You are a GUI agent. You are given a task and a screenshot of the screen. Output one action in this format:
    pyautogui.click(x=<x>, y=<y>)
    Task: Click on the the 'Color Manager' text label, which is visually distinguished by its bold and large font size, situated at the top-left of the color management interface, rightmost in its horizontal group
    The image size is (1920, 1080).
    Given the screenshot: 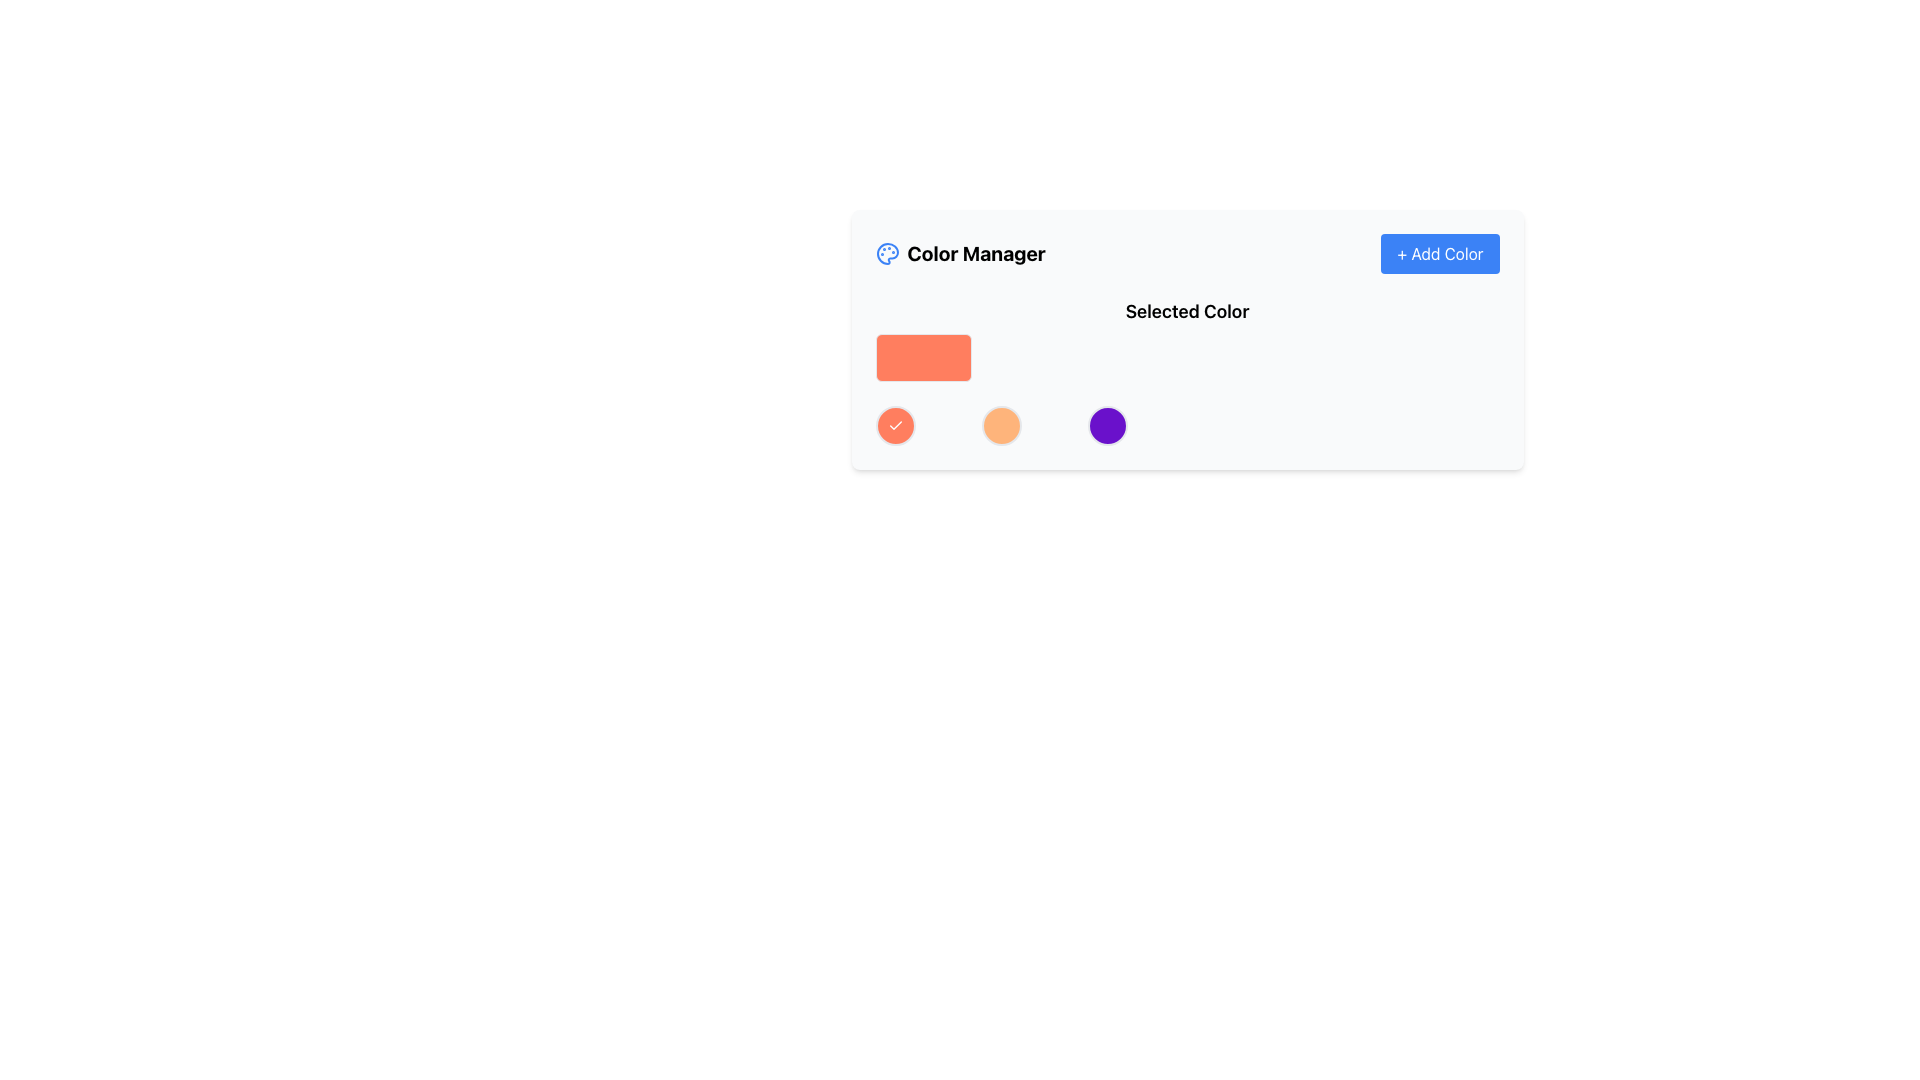 What is the action you would take?
    pyautogui.click(x=976, y=253)
    